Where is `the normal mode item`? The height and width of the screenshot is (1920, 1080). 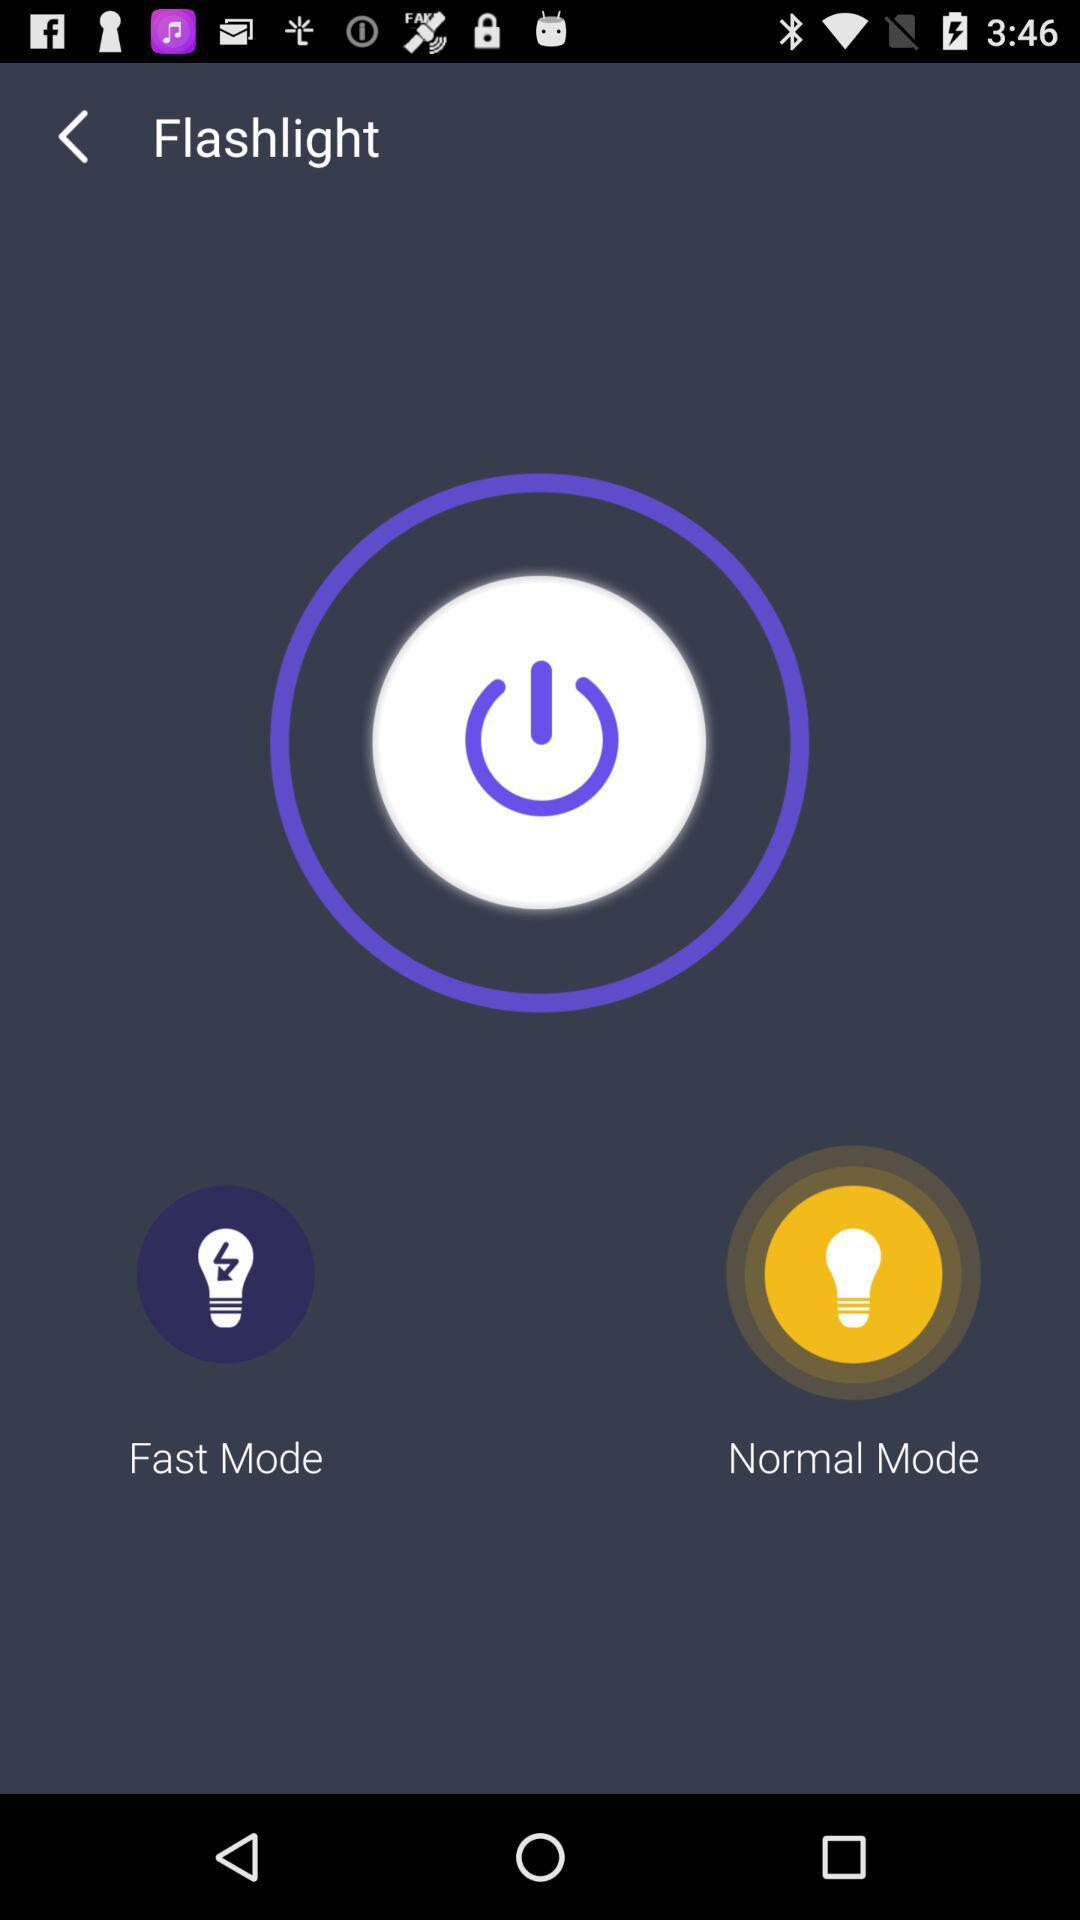 the normal mode item is located at coordinates (853, 1314).